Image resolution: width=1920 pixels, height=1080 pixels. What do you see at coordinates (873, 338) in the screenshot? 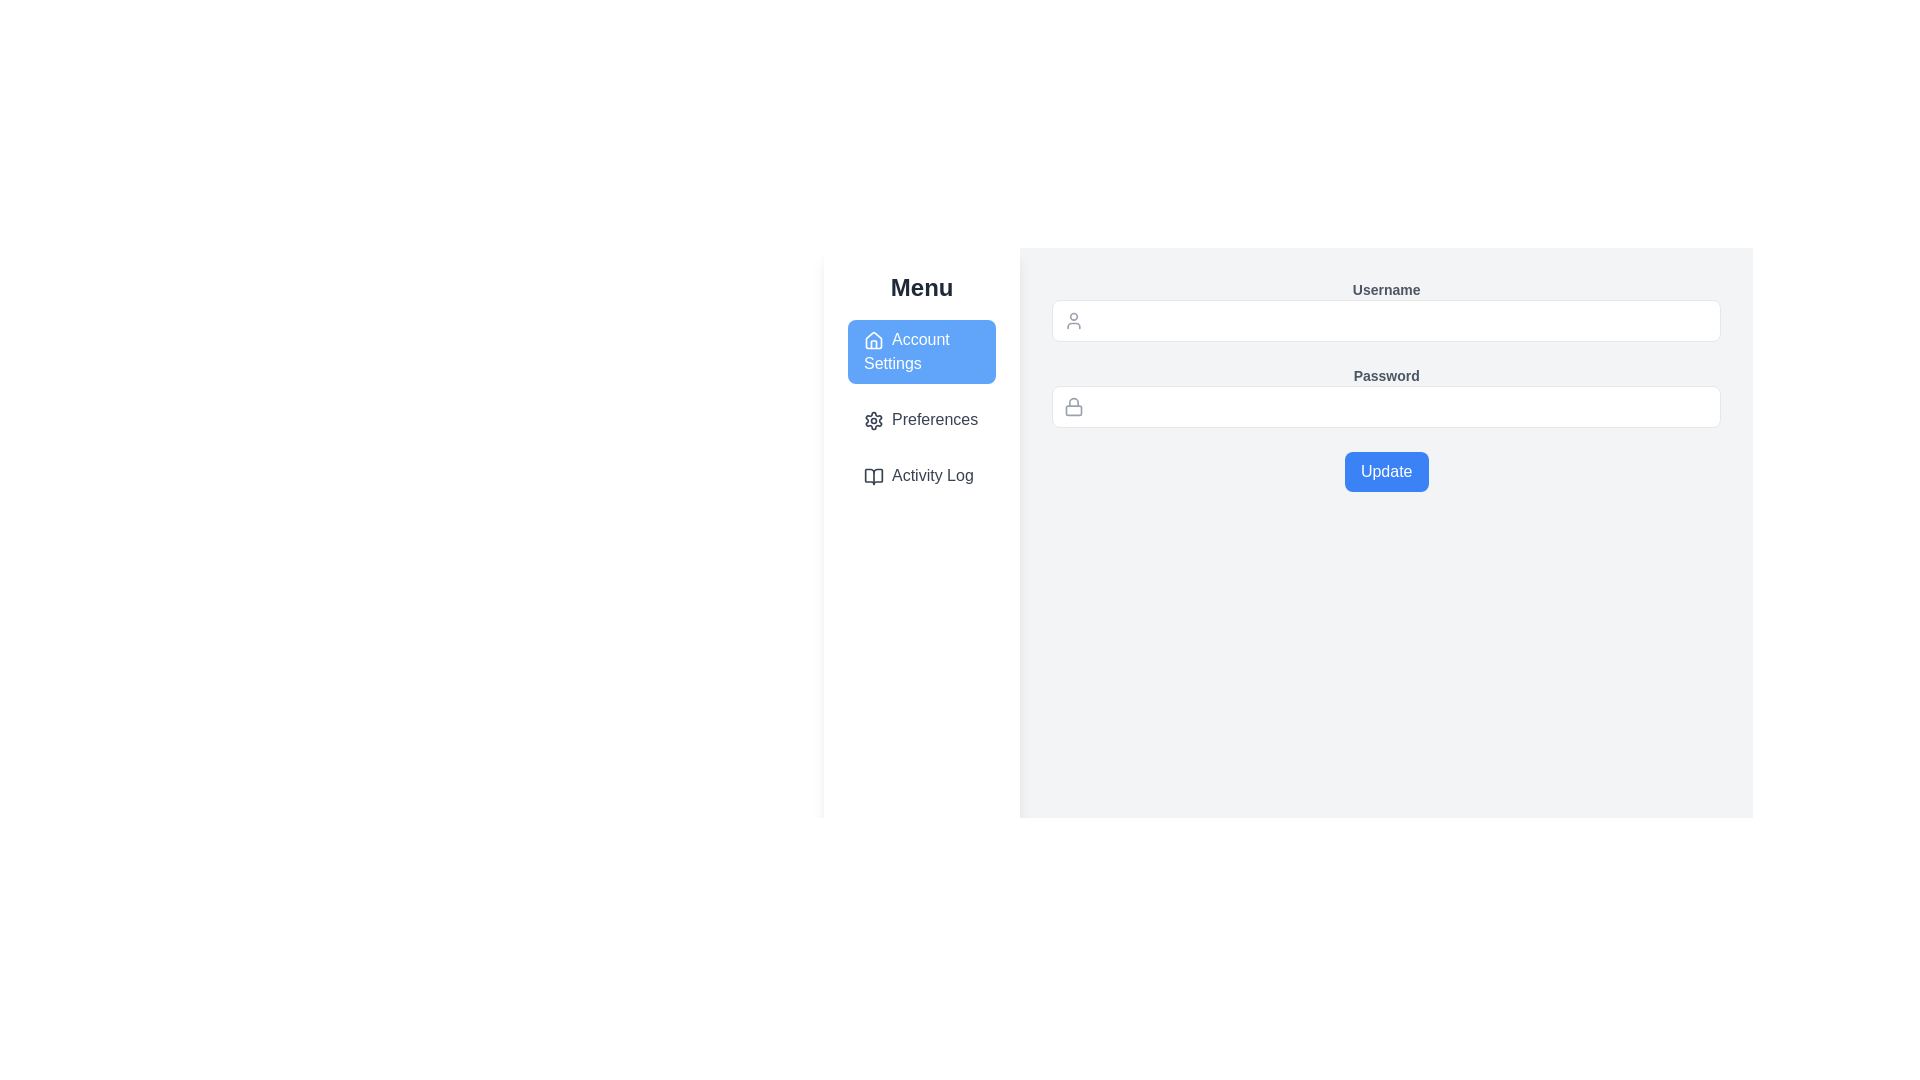
I see `the small house-shaped icon with a simple outline design, styled in white on a blue background, located at the start of the 'Account Settings' label in the left navigation menu` at bounding box center [873, 338].